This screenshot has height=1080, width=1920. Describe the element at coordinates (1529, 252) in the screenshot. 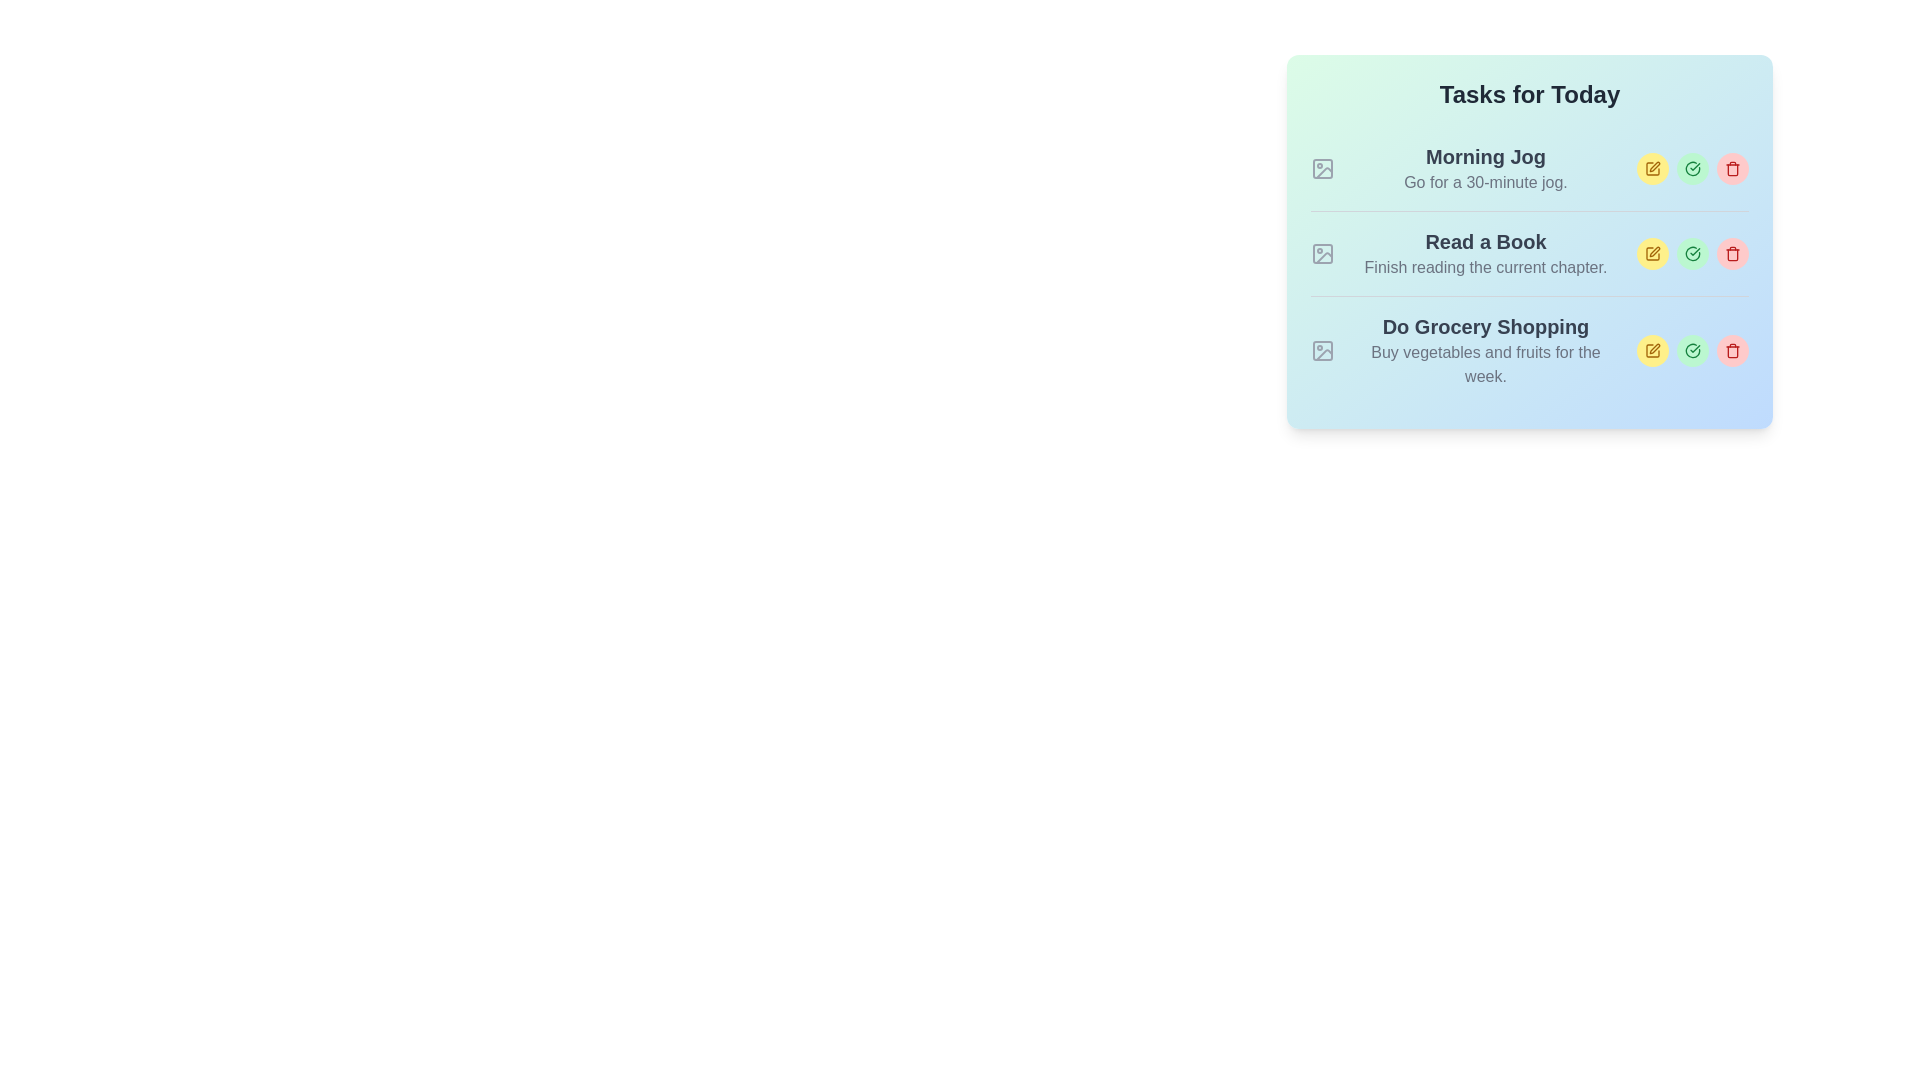

I see `the complete button of the task item titled 'Read a Book' in the task list to mark it as done` at that location.